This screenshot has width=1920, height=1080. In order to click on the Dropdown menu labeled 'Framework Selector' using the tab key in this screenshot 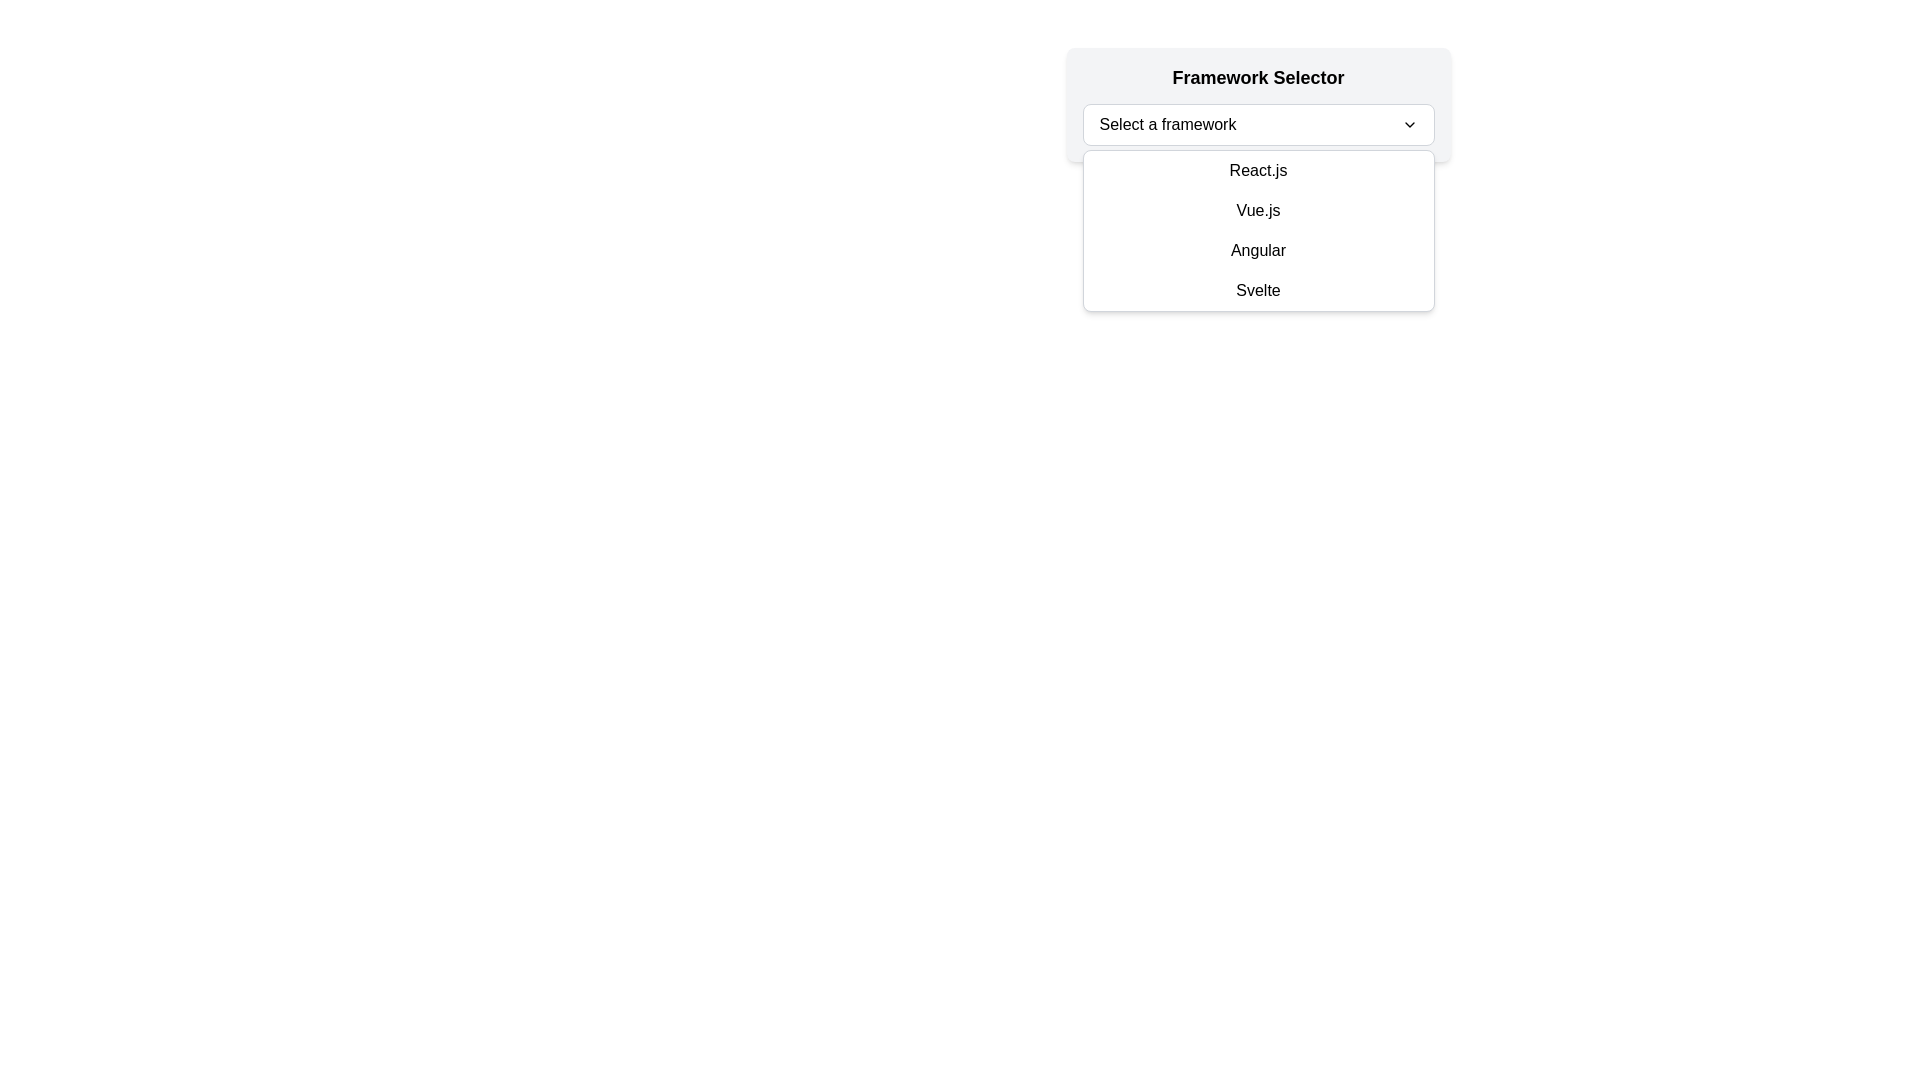, I will do `click(1257, 124)`.